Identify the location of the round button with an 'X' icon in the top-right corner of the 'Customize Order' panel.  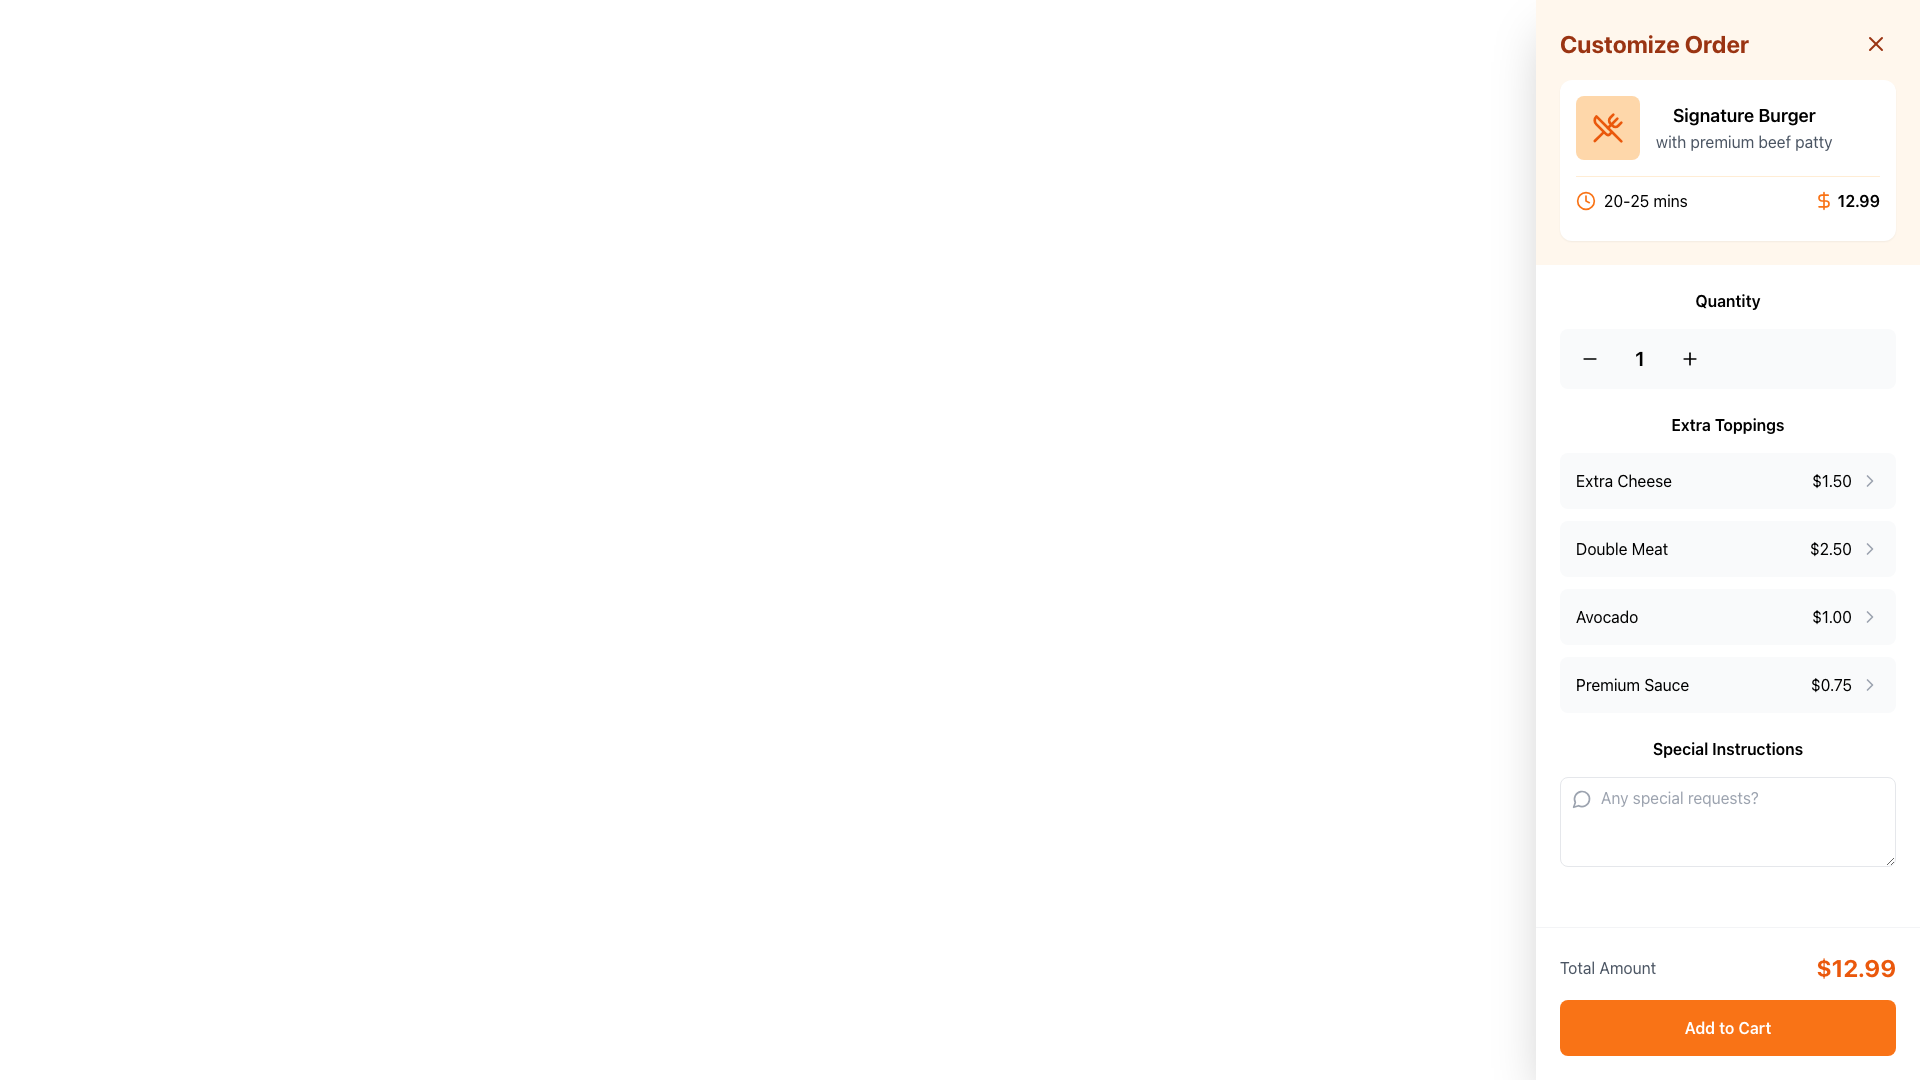
(1875, 43).